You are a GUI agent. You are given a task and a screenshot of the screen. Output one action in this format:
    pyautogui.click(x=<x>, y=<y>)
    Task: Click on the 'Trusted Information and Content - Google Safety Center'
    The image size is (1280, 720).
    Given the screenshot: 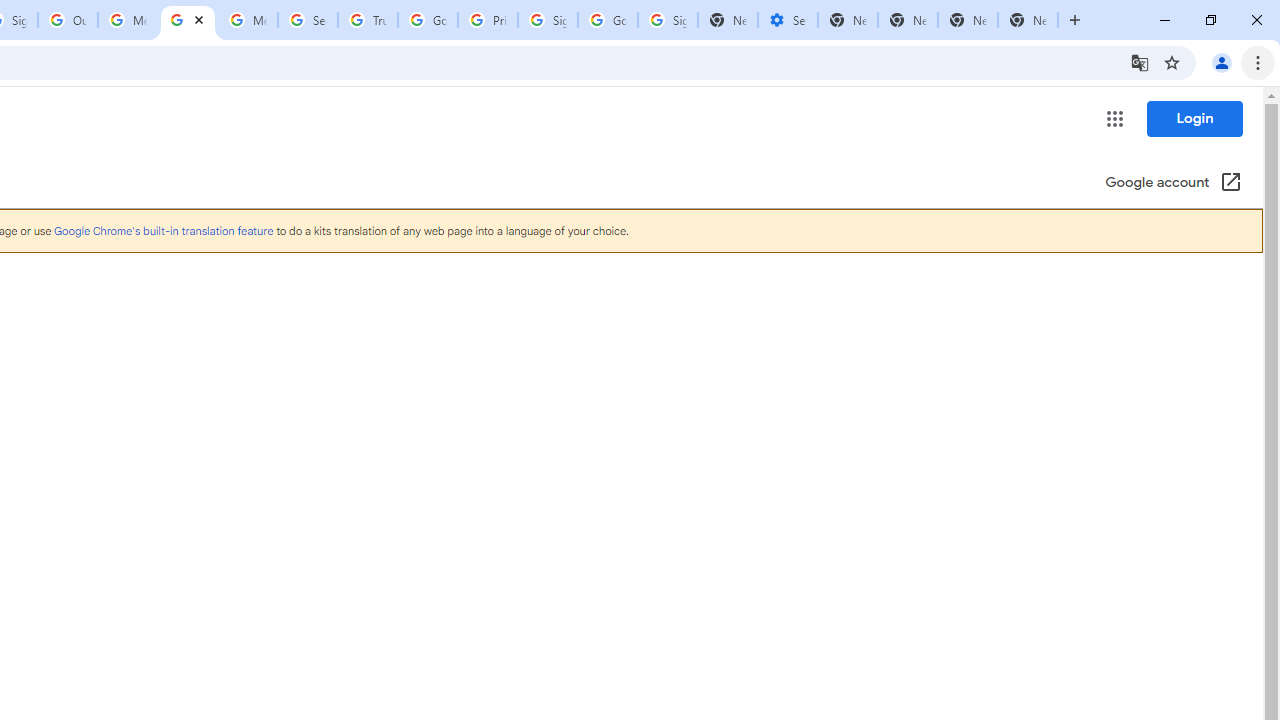 What is the action you would take?
    pyautogui.click(x=368, y=20)
    